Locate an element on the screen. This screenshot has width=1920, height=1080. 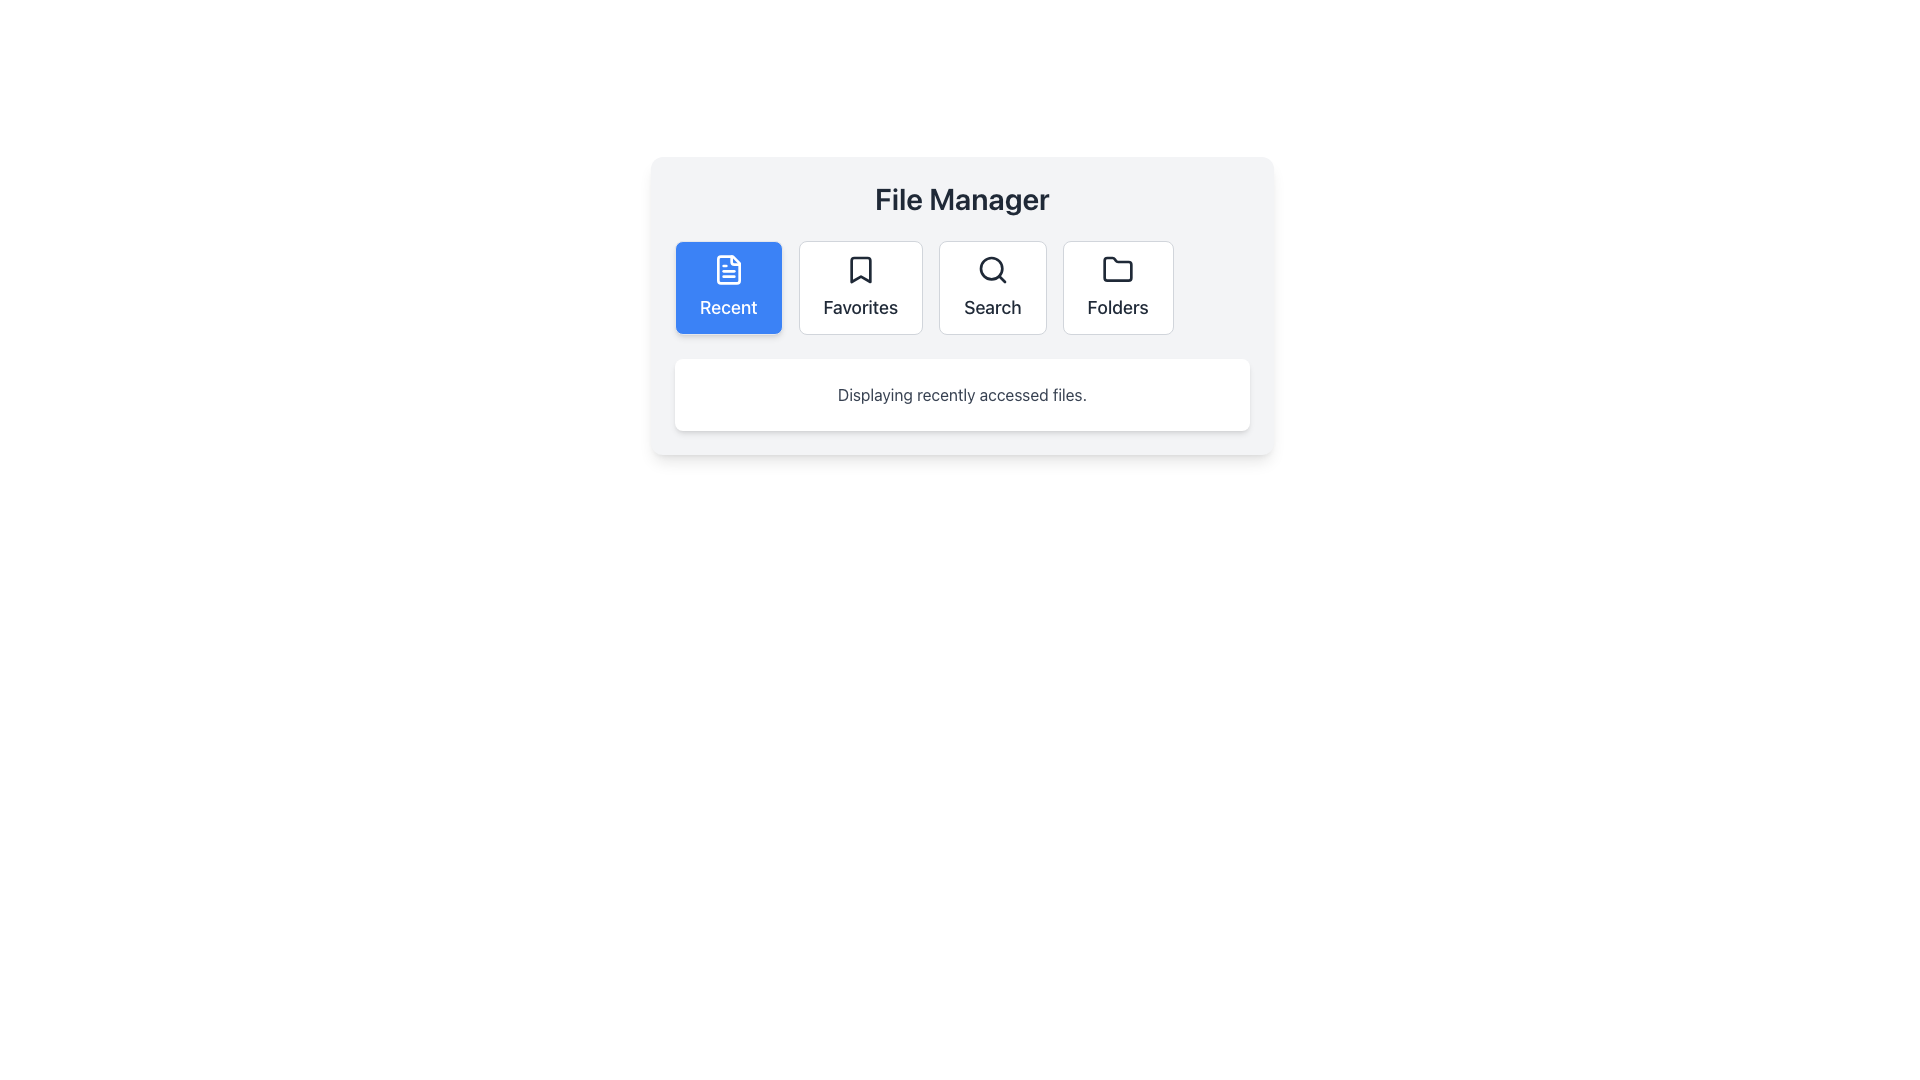
the 'Search' button, which is the third button in a row of four buttons labeled 'Recent,' 'Favorites,' 'Search,' and 'Folders' is located at coordinates (992, 288).